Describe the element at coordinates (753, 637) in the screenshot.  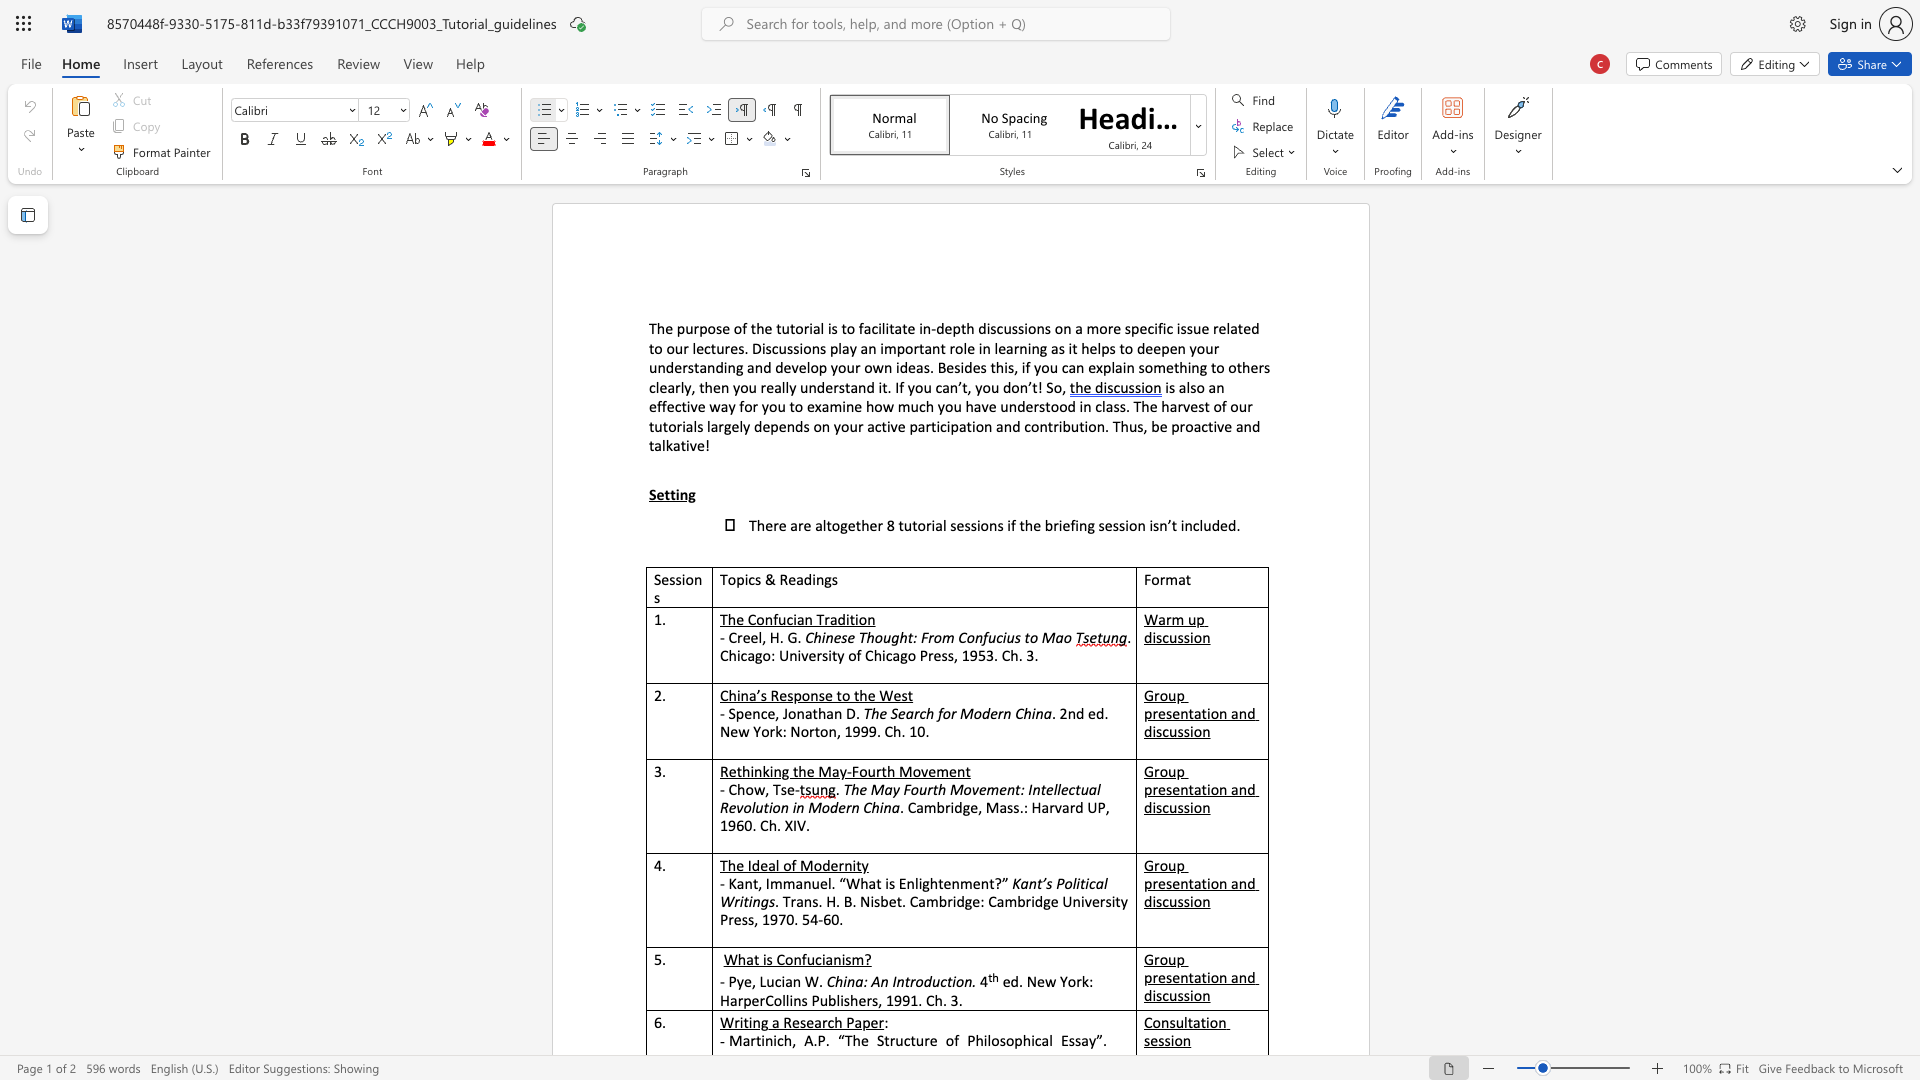
I see `the 2th character "e" in the text` at that location.